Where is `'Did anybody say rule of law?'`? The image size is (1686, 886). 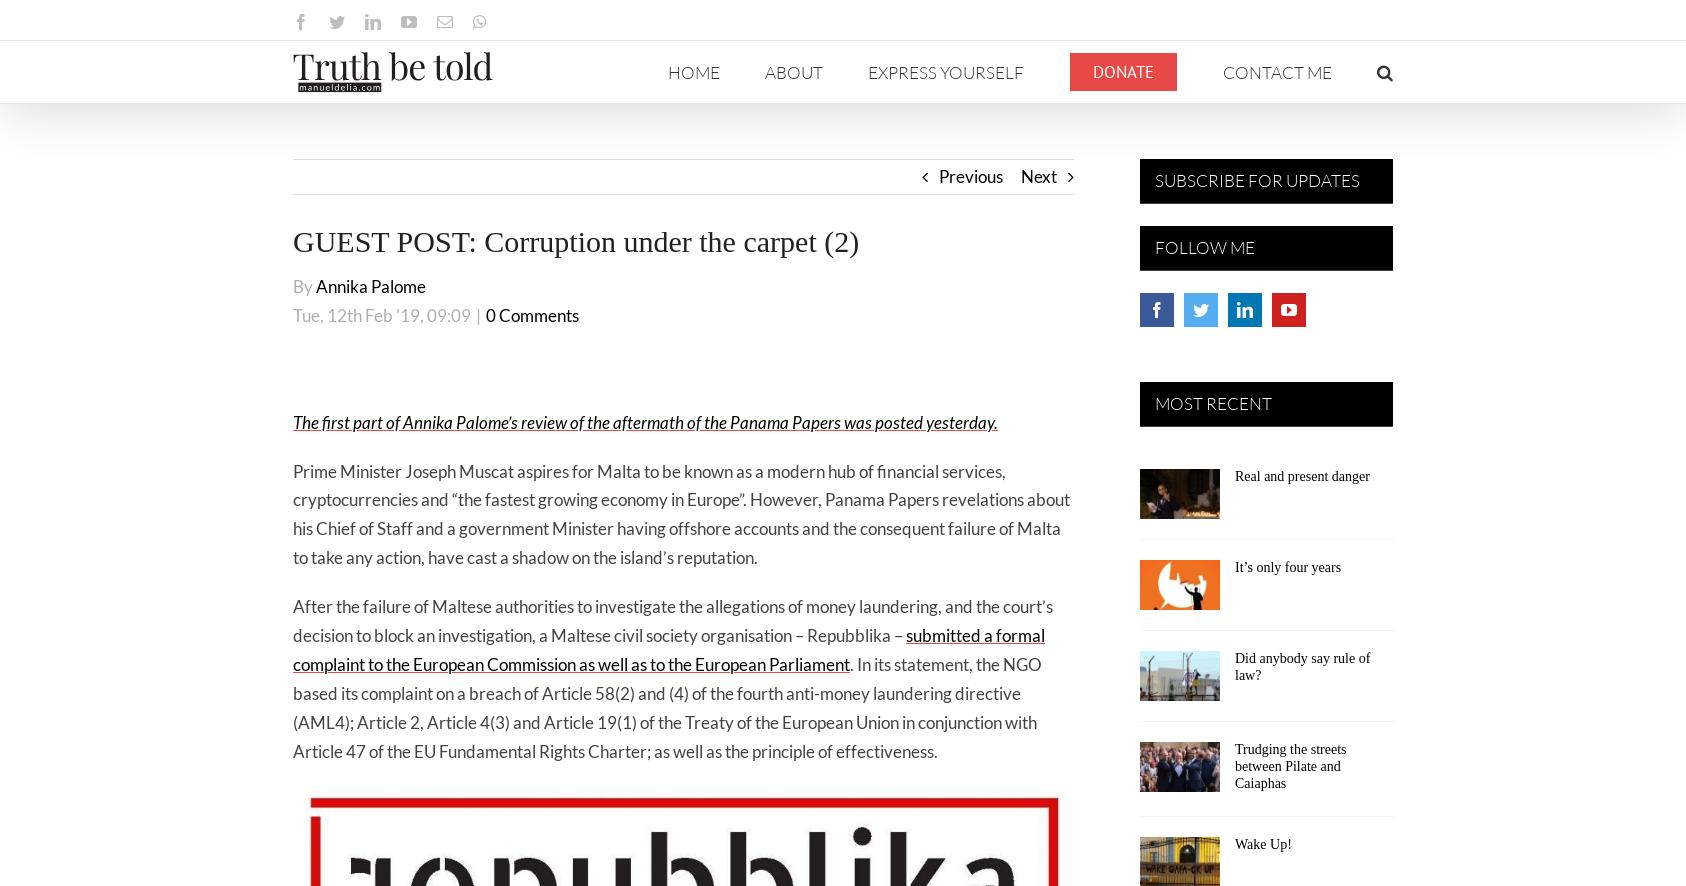
'Did anybody say rule of law?' is located at coordinates (1233, 665).